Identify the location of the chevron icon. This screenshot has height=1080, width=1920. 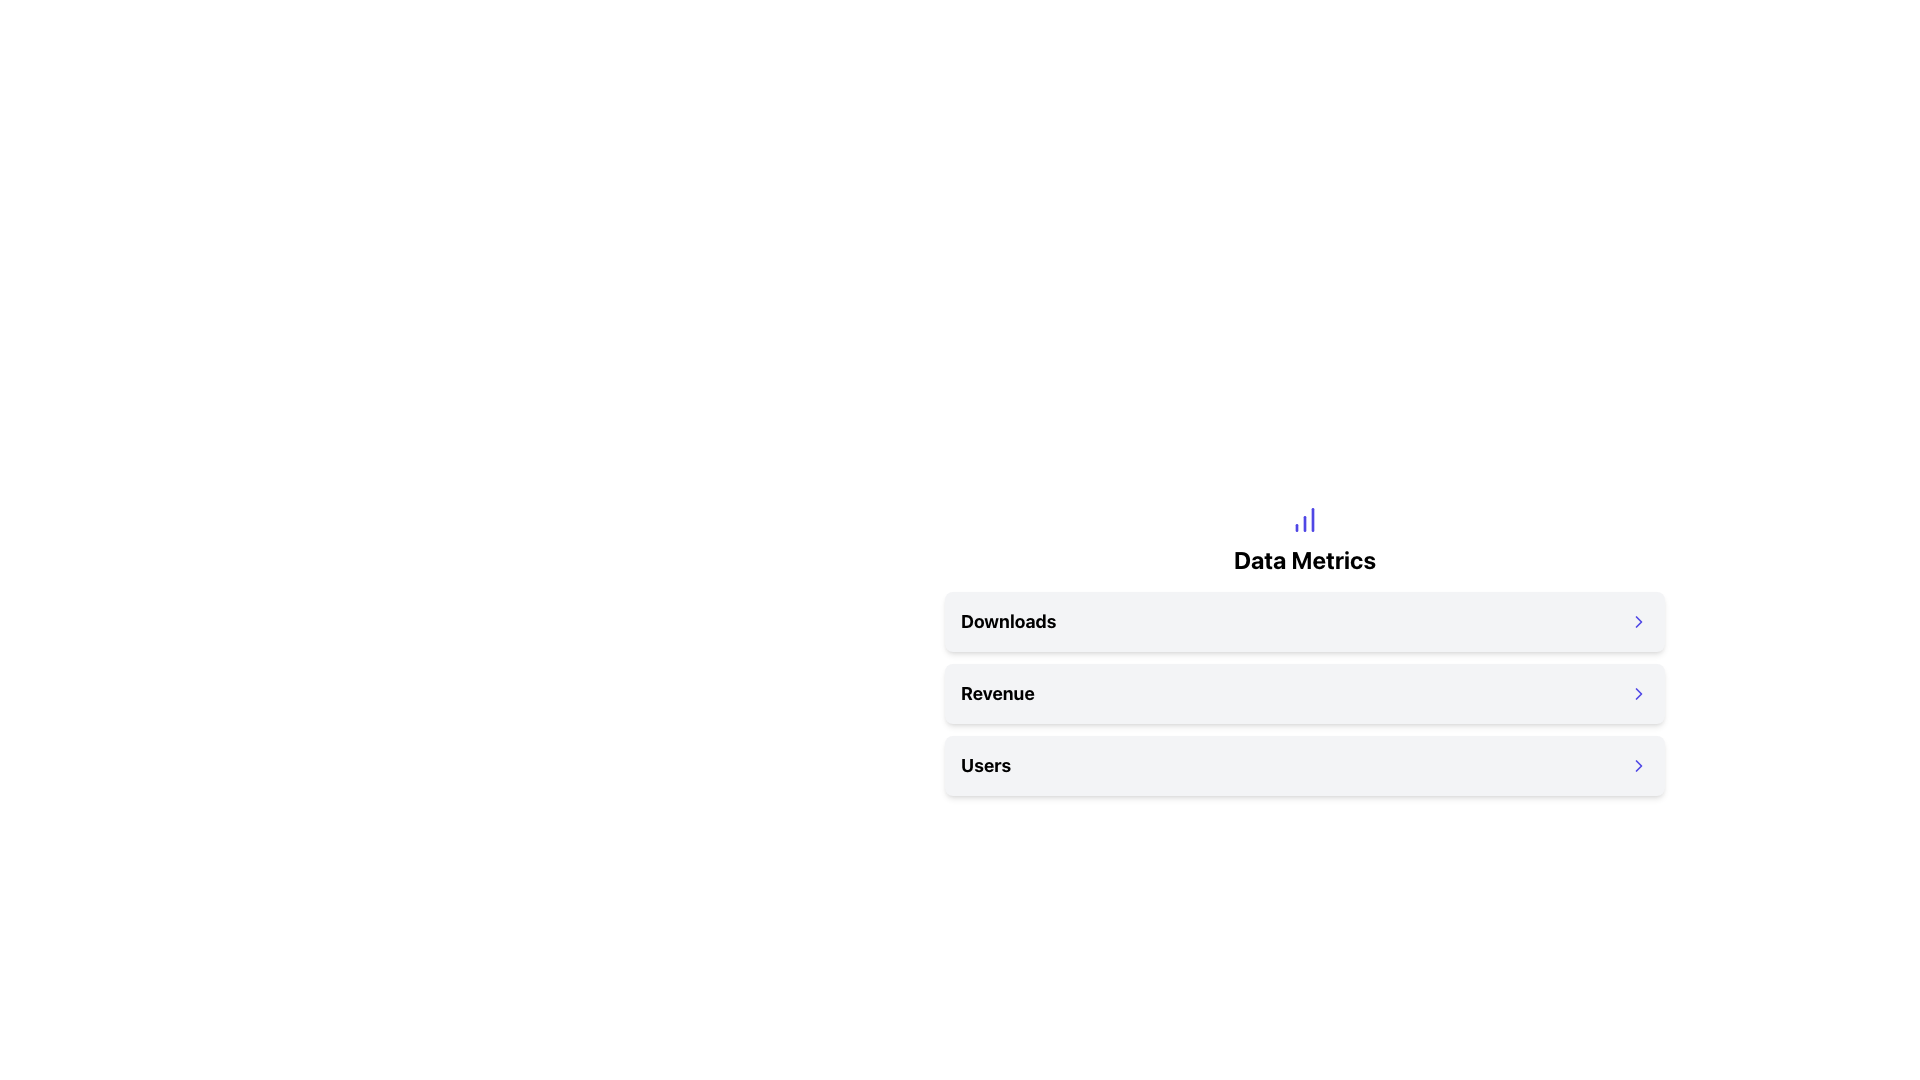
(1638, 620).